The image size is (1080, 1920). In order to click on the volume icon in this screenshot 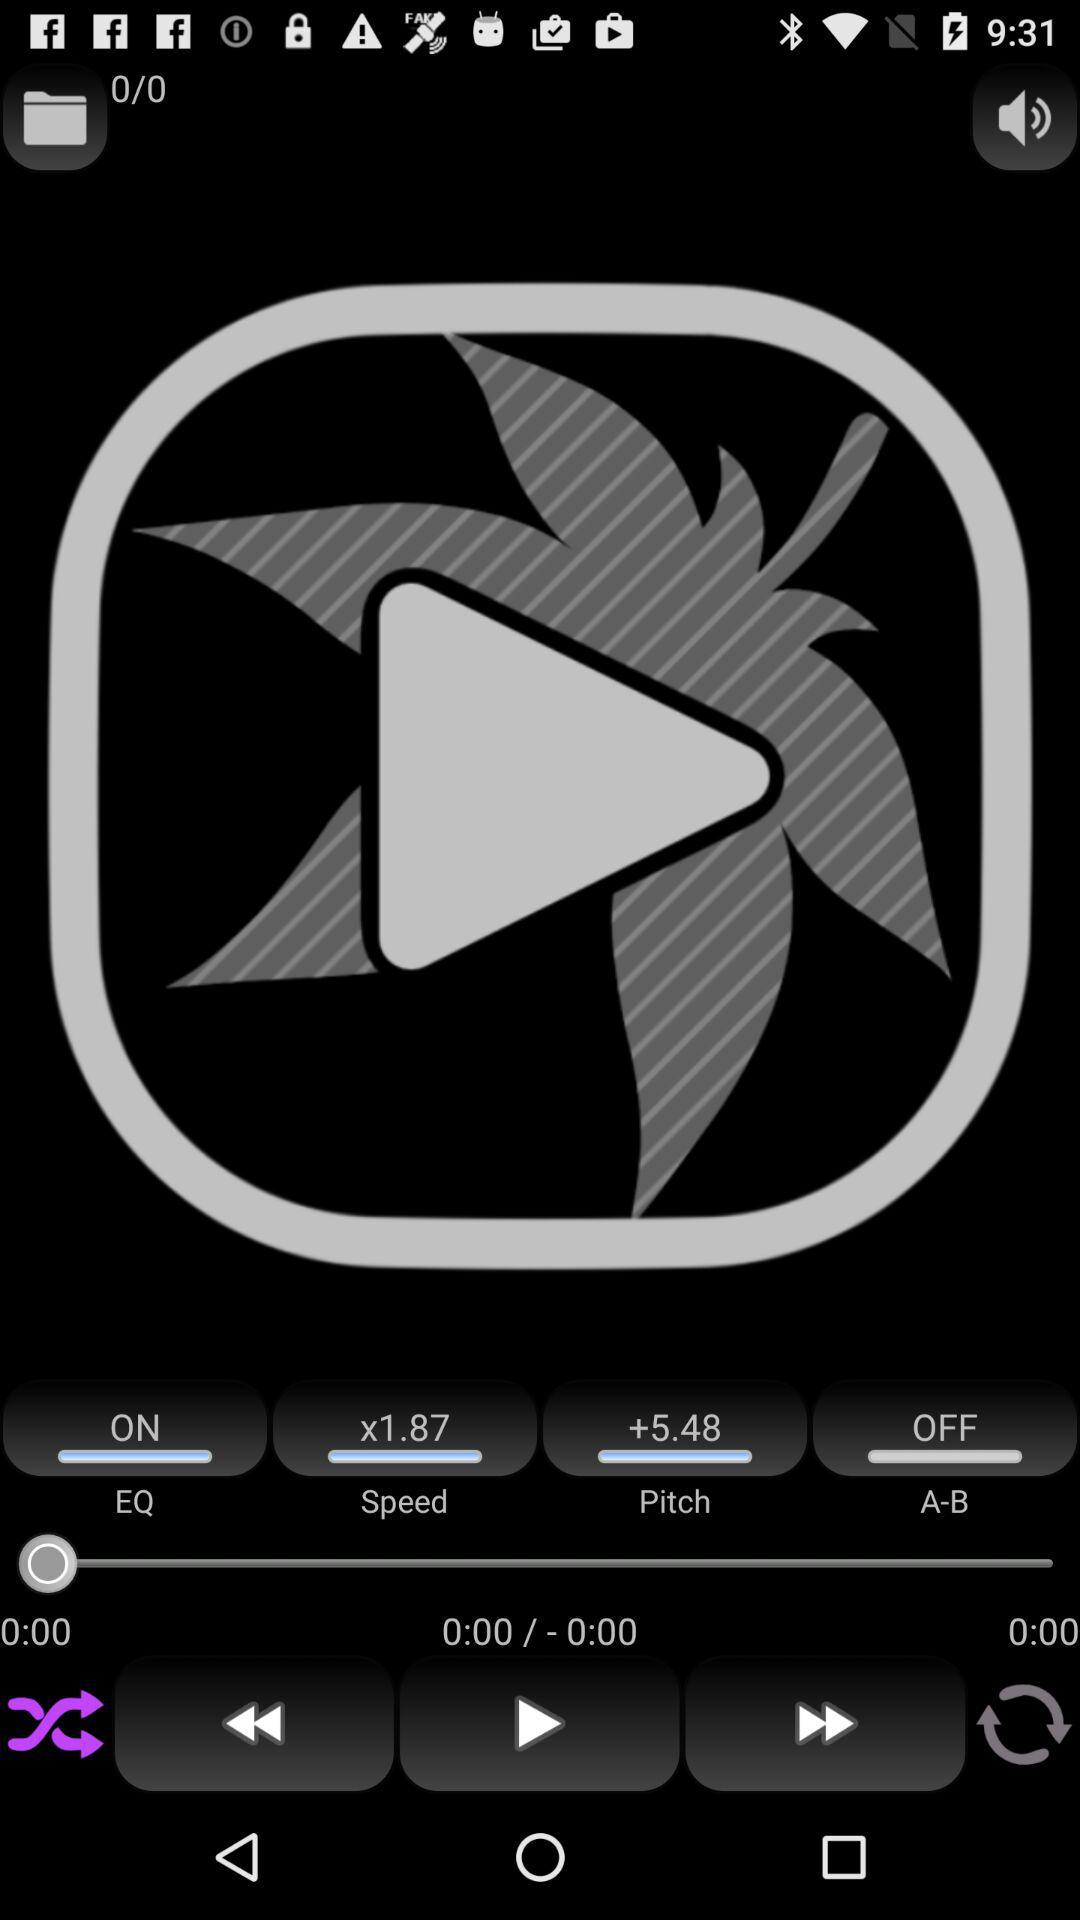, I will do `click(1024, 125)`.